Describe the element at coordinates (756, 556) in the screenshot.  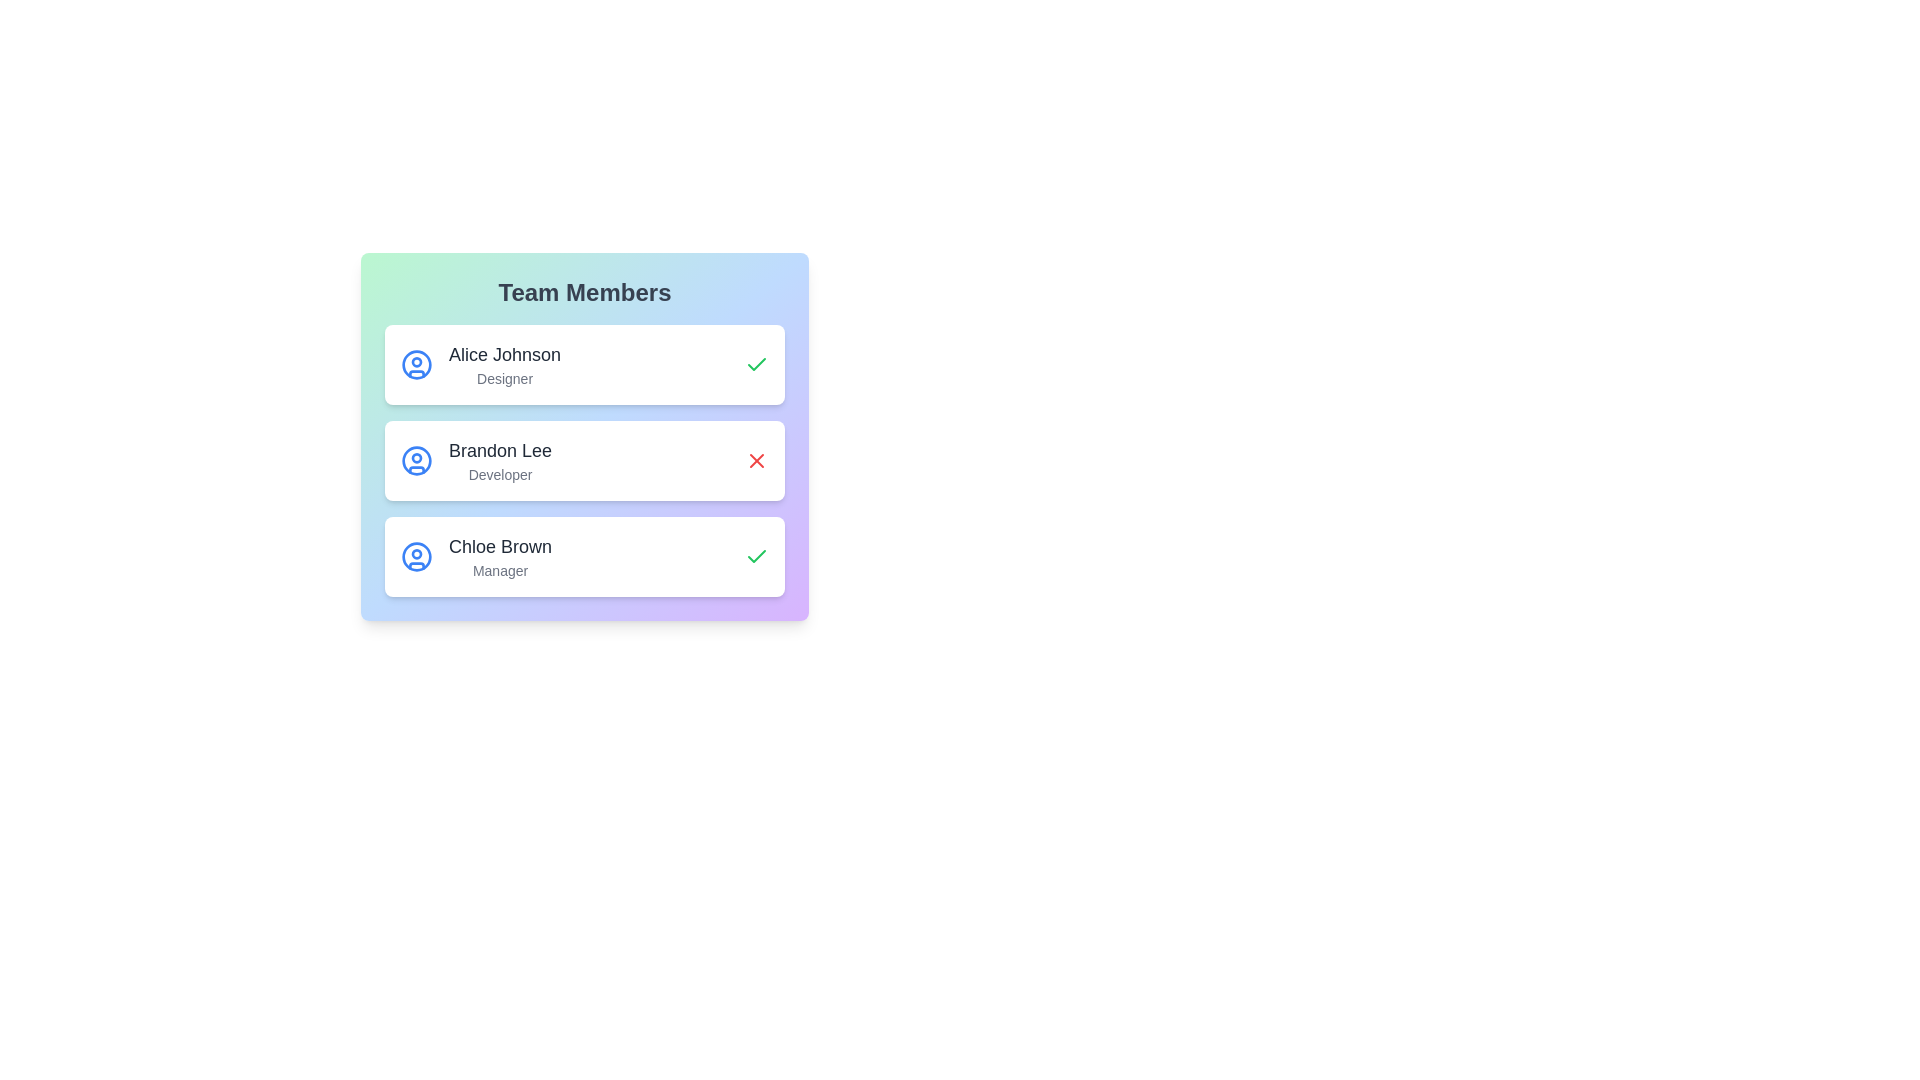
I see `the status icon for Chloe Brown to inspect their online/offline status` at that location.